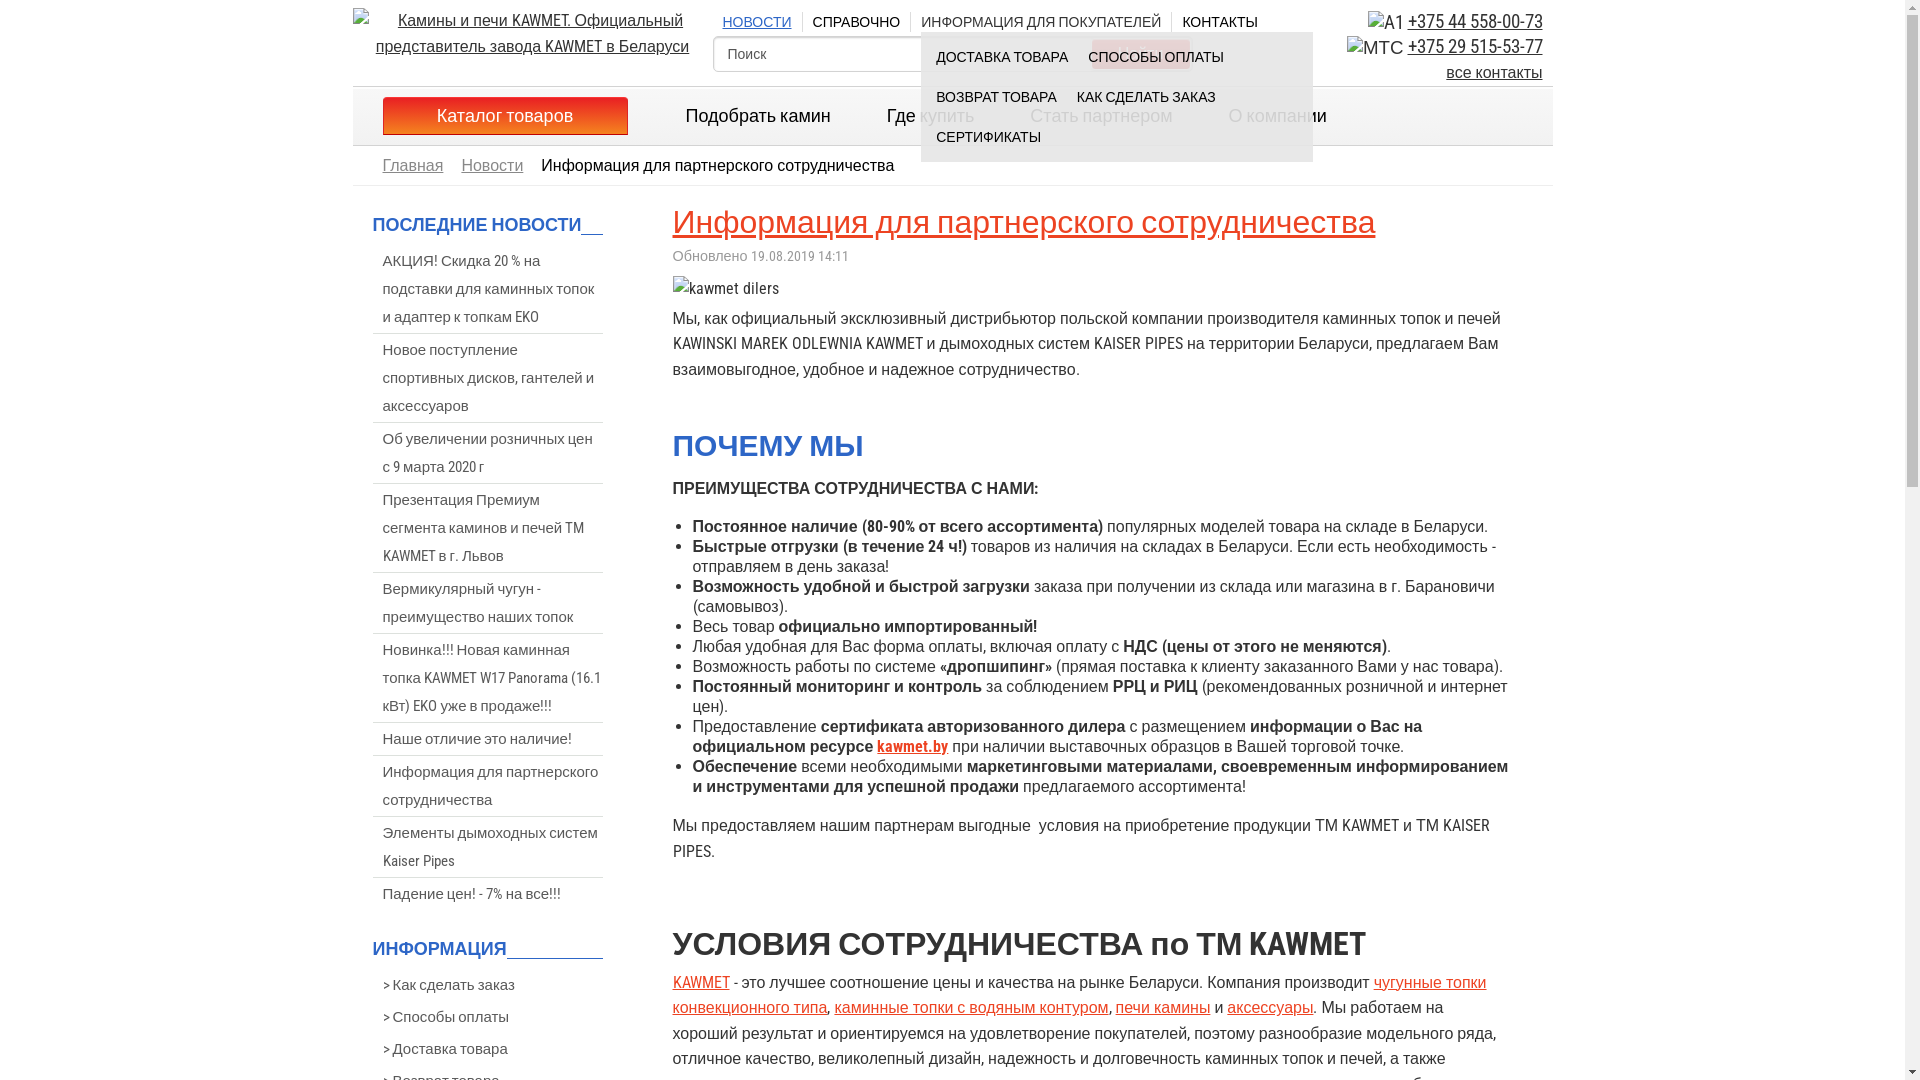  What do you see at coordinates (911, 746) in the screenshot?
I see `'kawmet.by'` at bounding box center [911, 746].